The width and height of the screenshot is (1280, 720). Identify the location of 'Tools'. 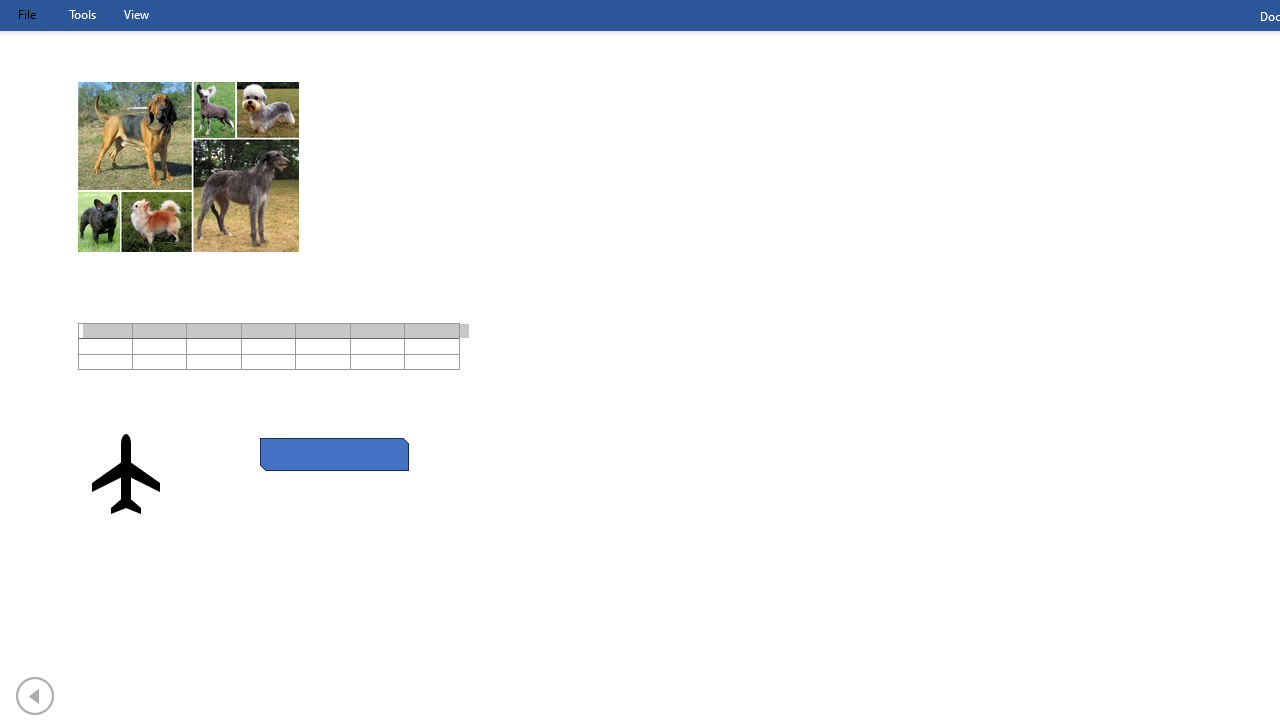
(81, 14).